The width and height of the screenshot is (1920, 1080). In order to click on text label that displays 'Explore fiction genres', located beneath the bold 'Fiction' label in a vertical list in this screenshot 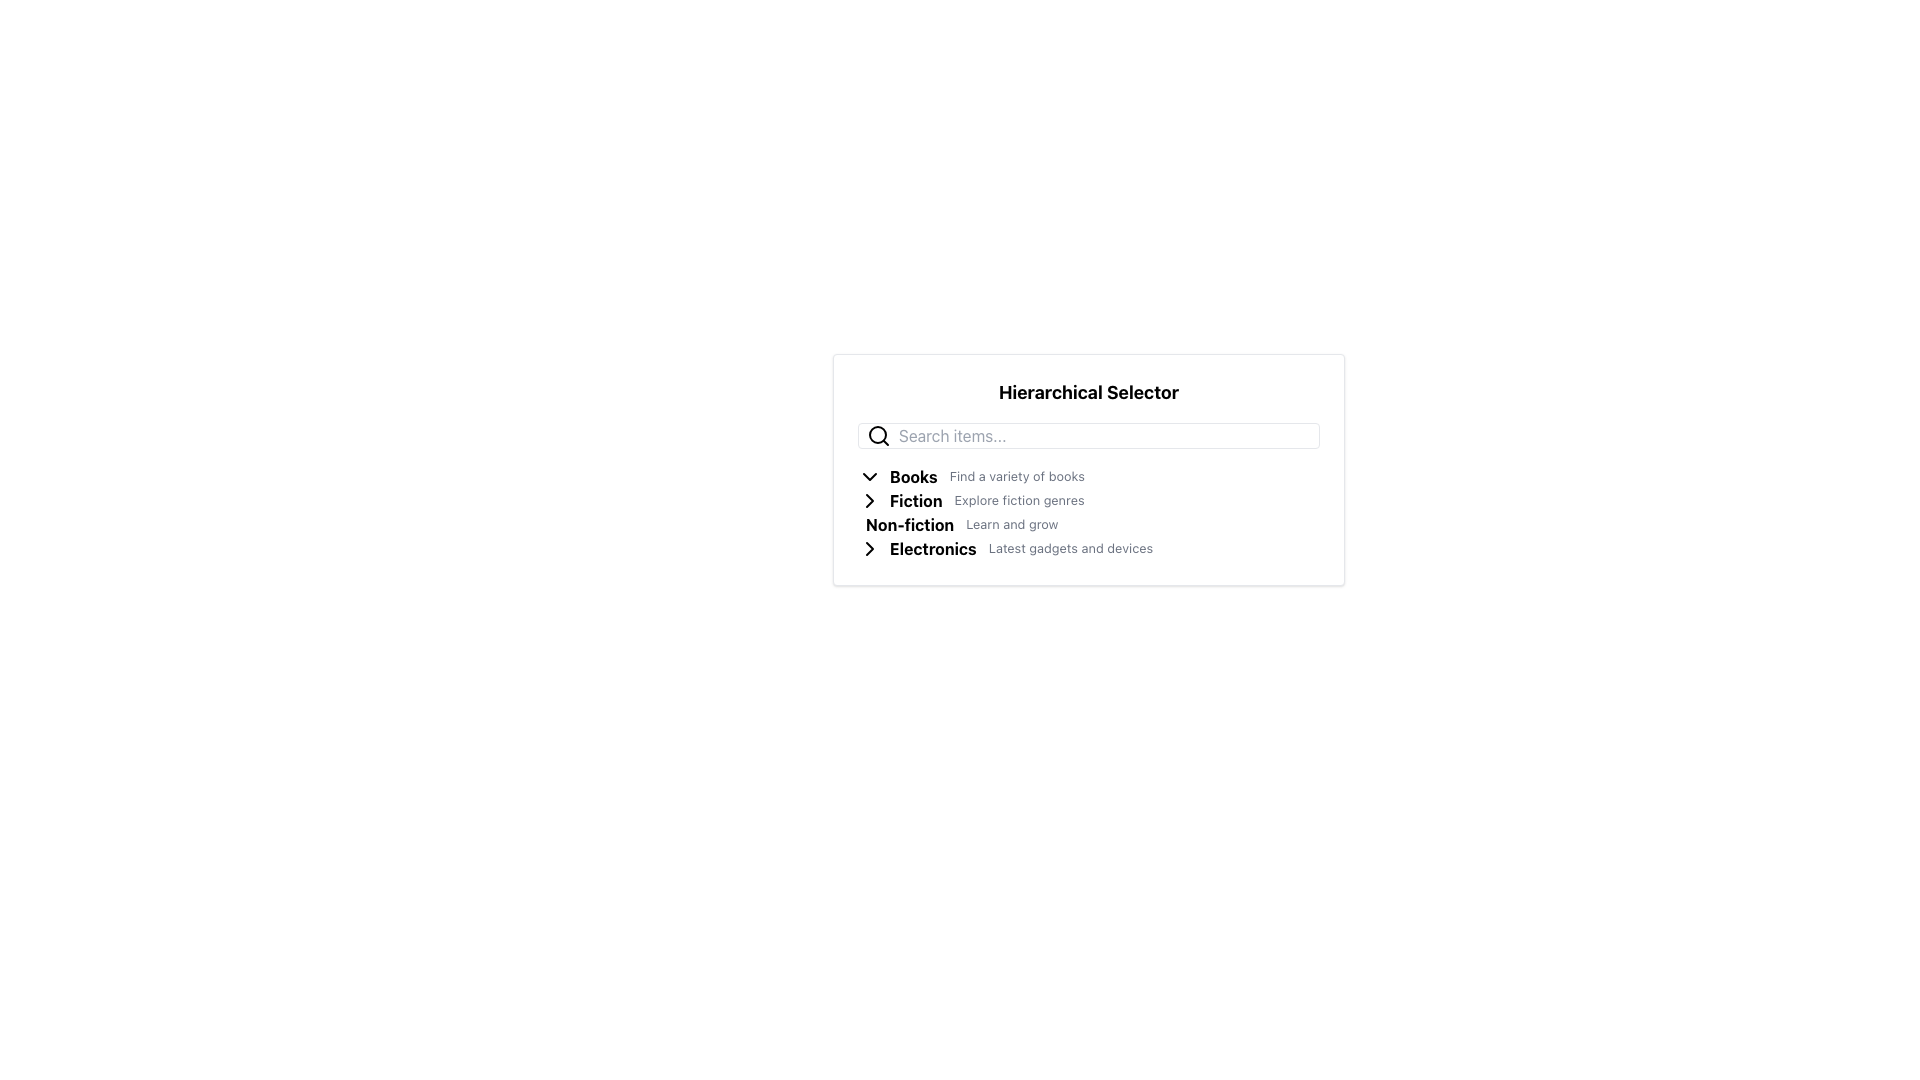, I will do `click(1019, 500)`.